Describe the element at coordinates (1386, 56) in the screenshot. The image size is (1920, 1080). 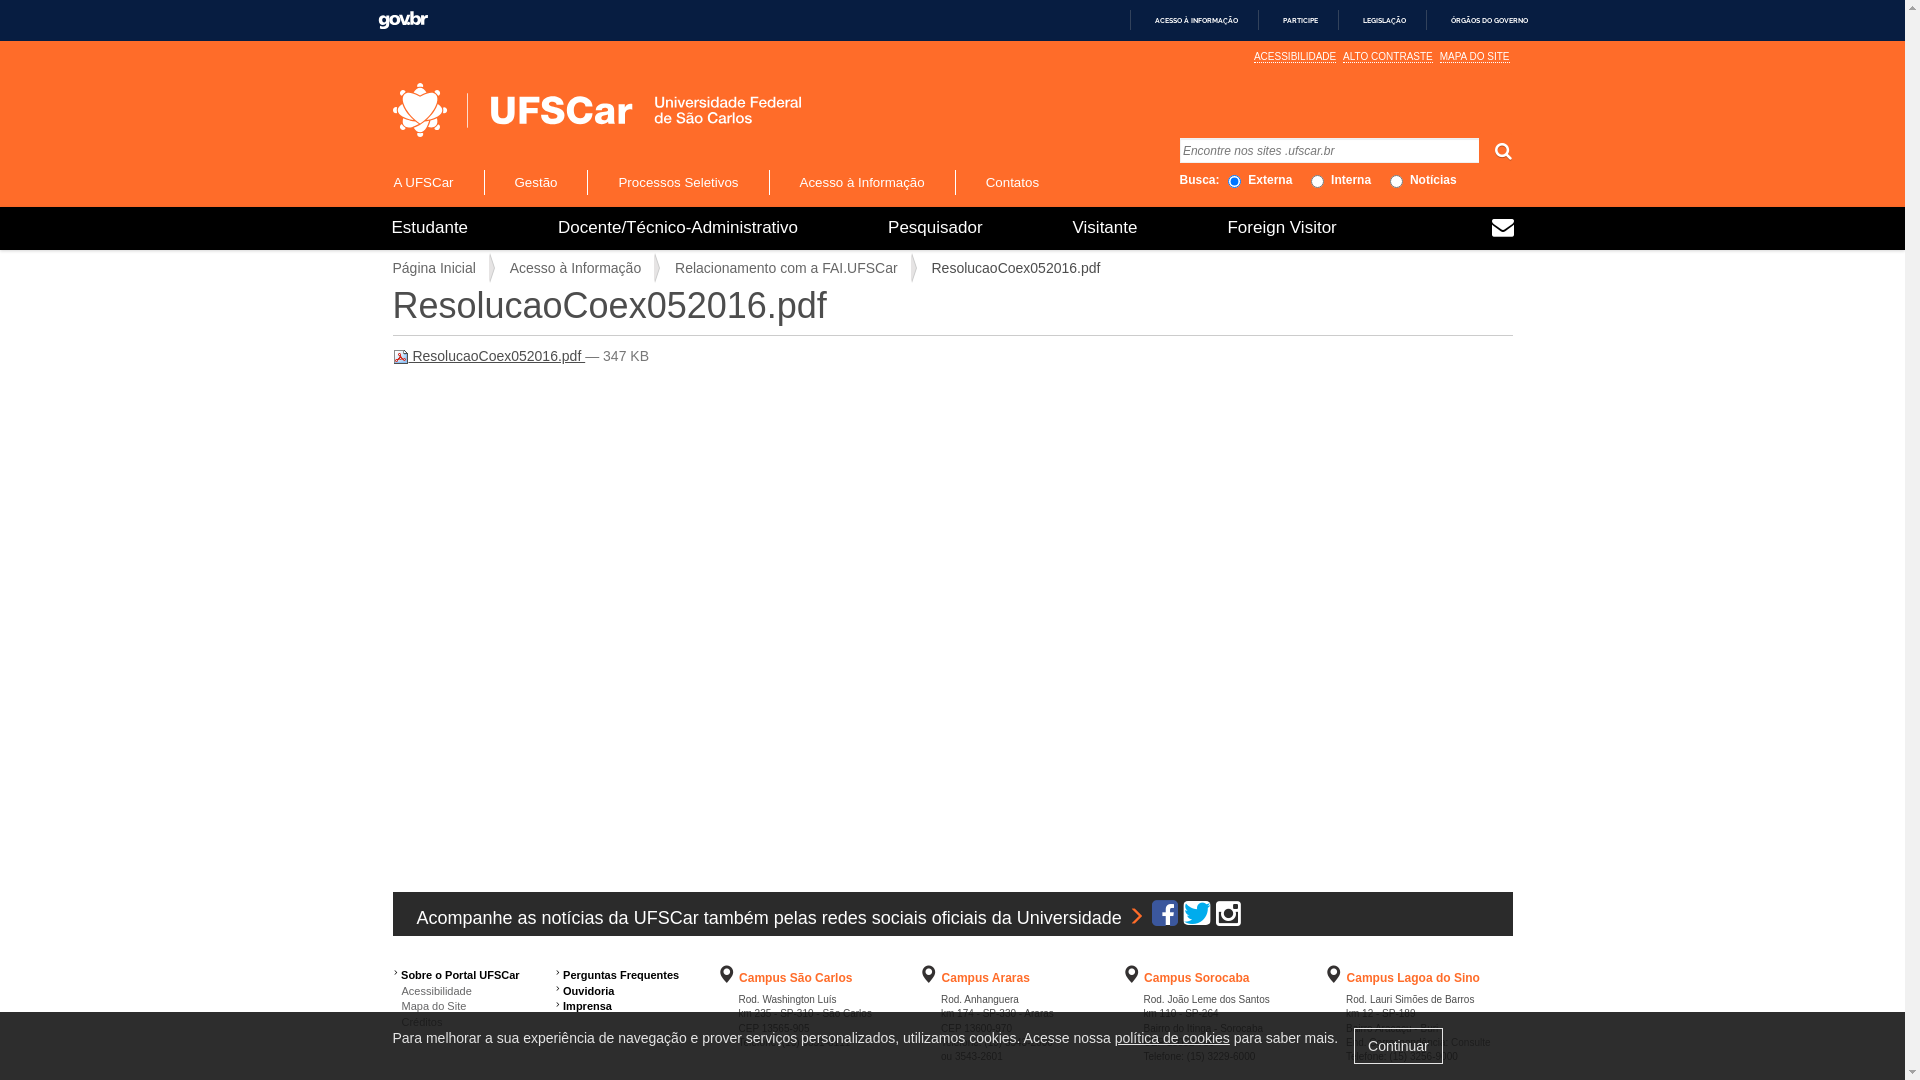
I see `'ALTO CONTRASTE'` at that location.